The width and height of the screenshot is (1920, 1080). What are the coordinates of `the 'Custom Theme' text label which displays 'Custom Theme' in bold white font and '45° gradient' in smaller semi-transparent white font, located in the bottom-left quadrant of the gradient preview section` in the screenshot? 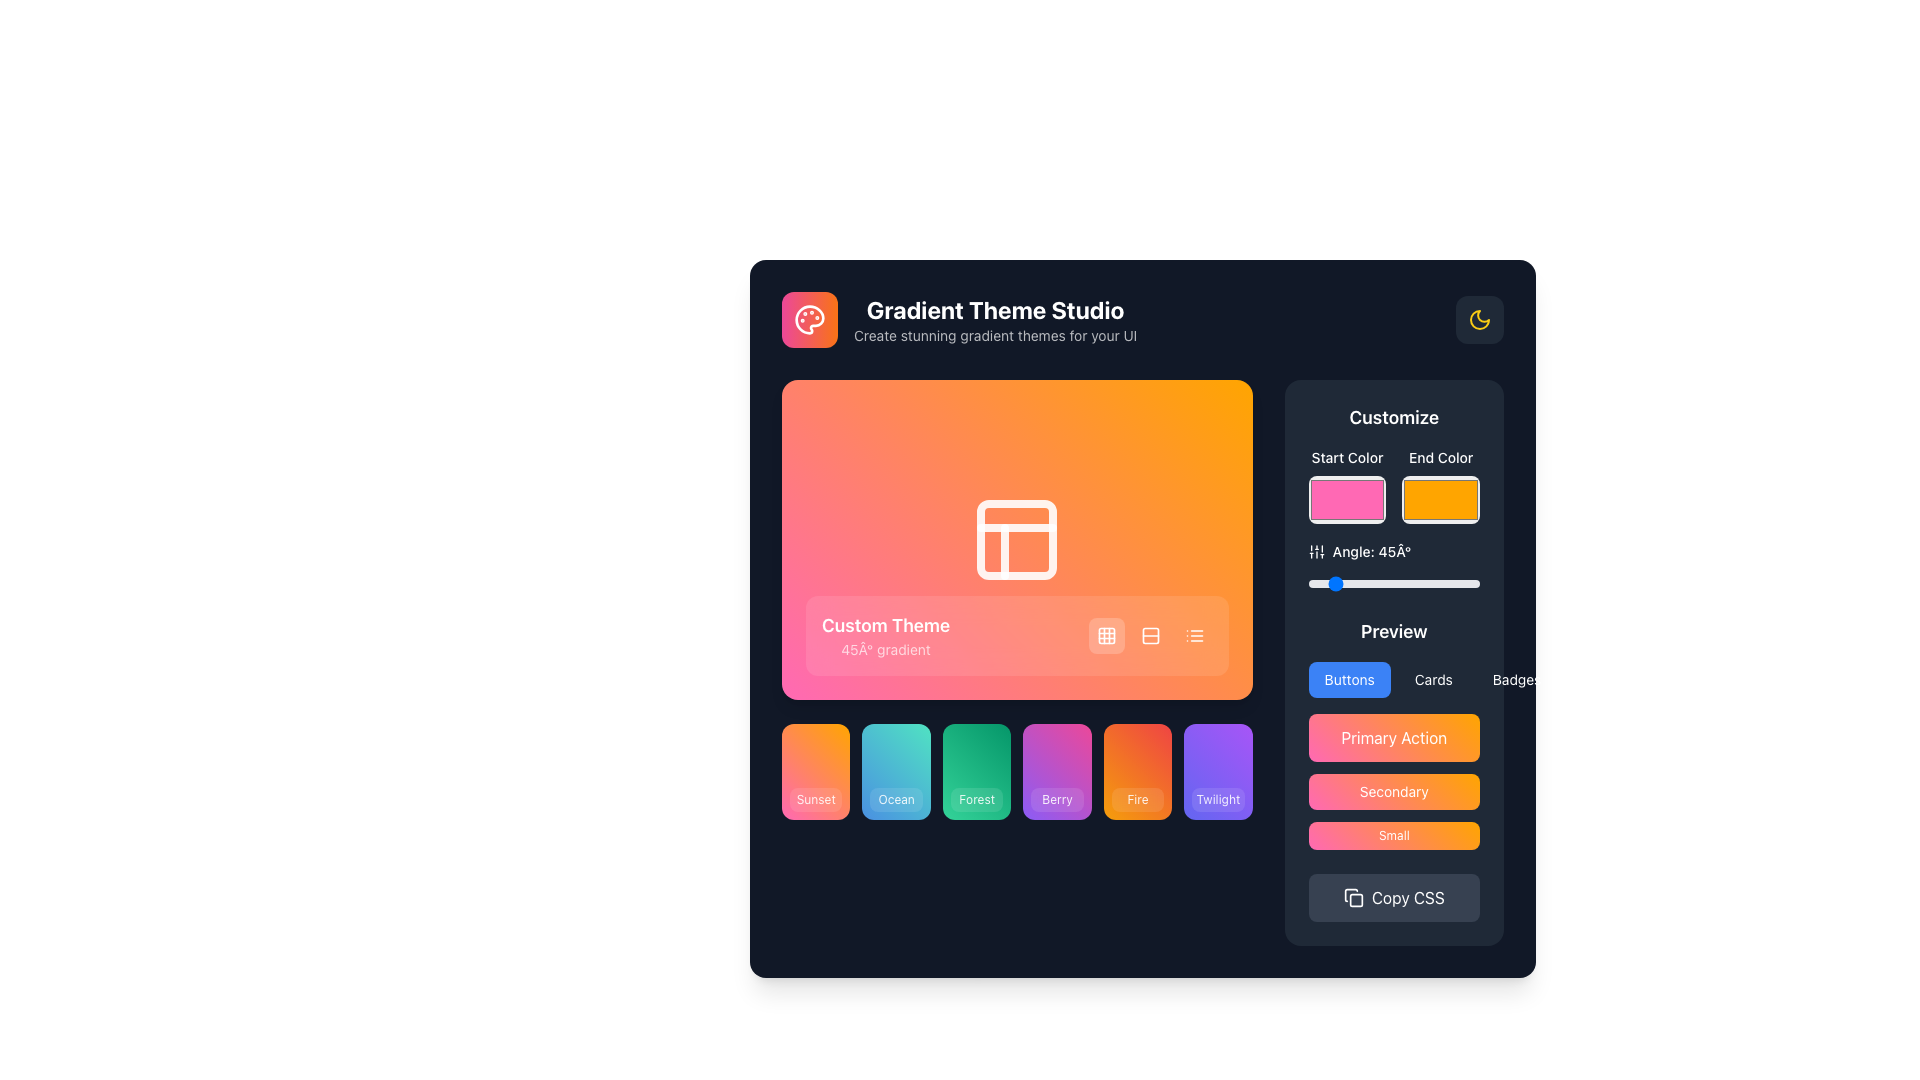 It's located at (885, 636).